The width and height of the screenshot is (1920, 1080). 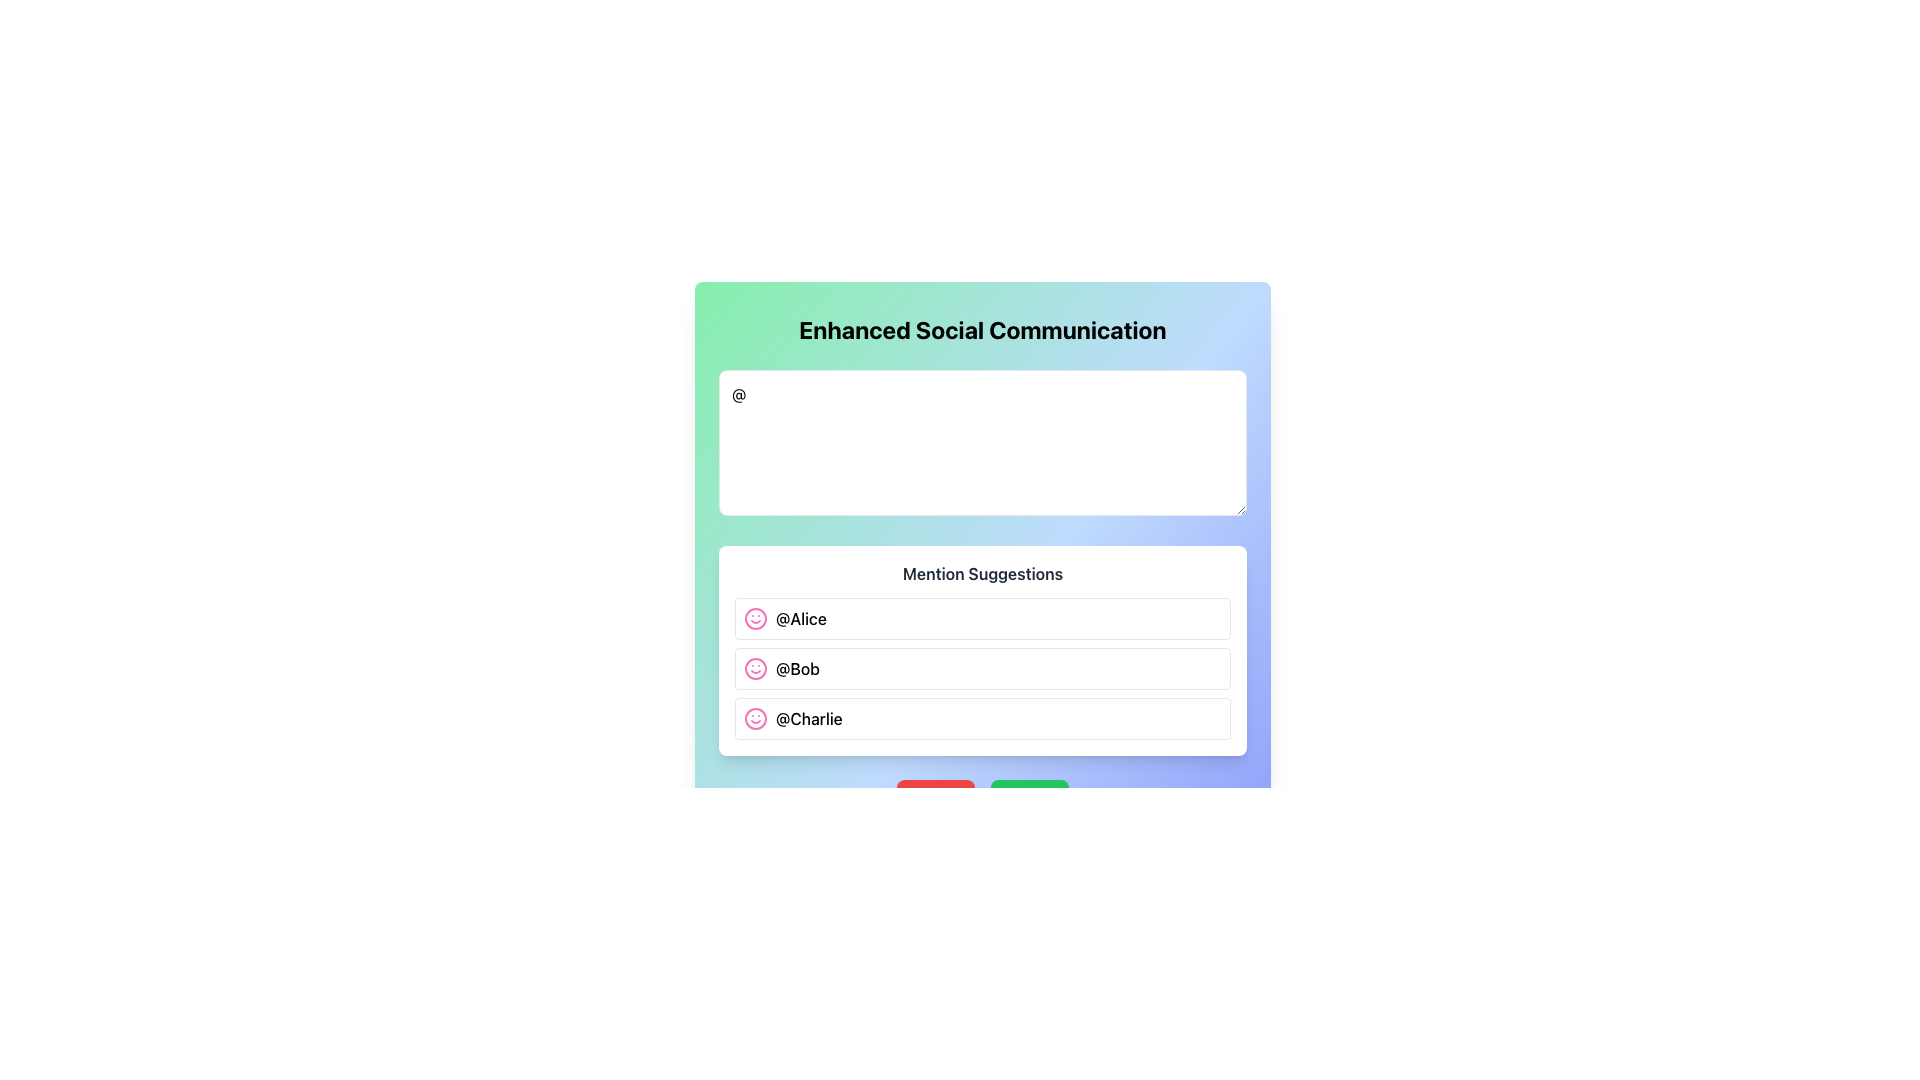 What do you see at coordinates (809, 717) in the screenshot?
I see `the text label representing the mention '@Charlie' in the mention suggestion list` at bounding box center [809, 717].